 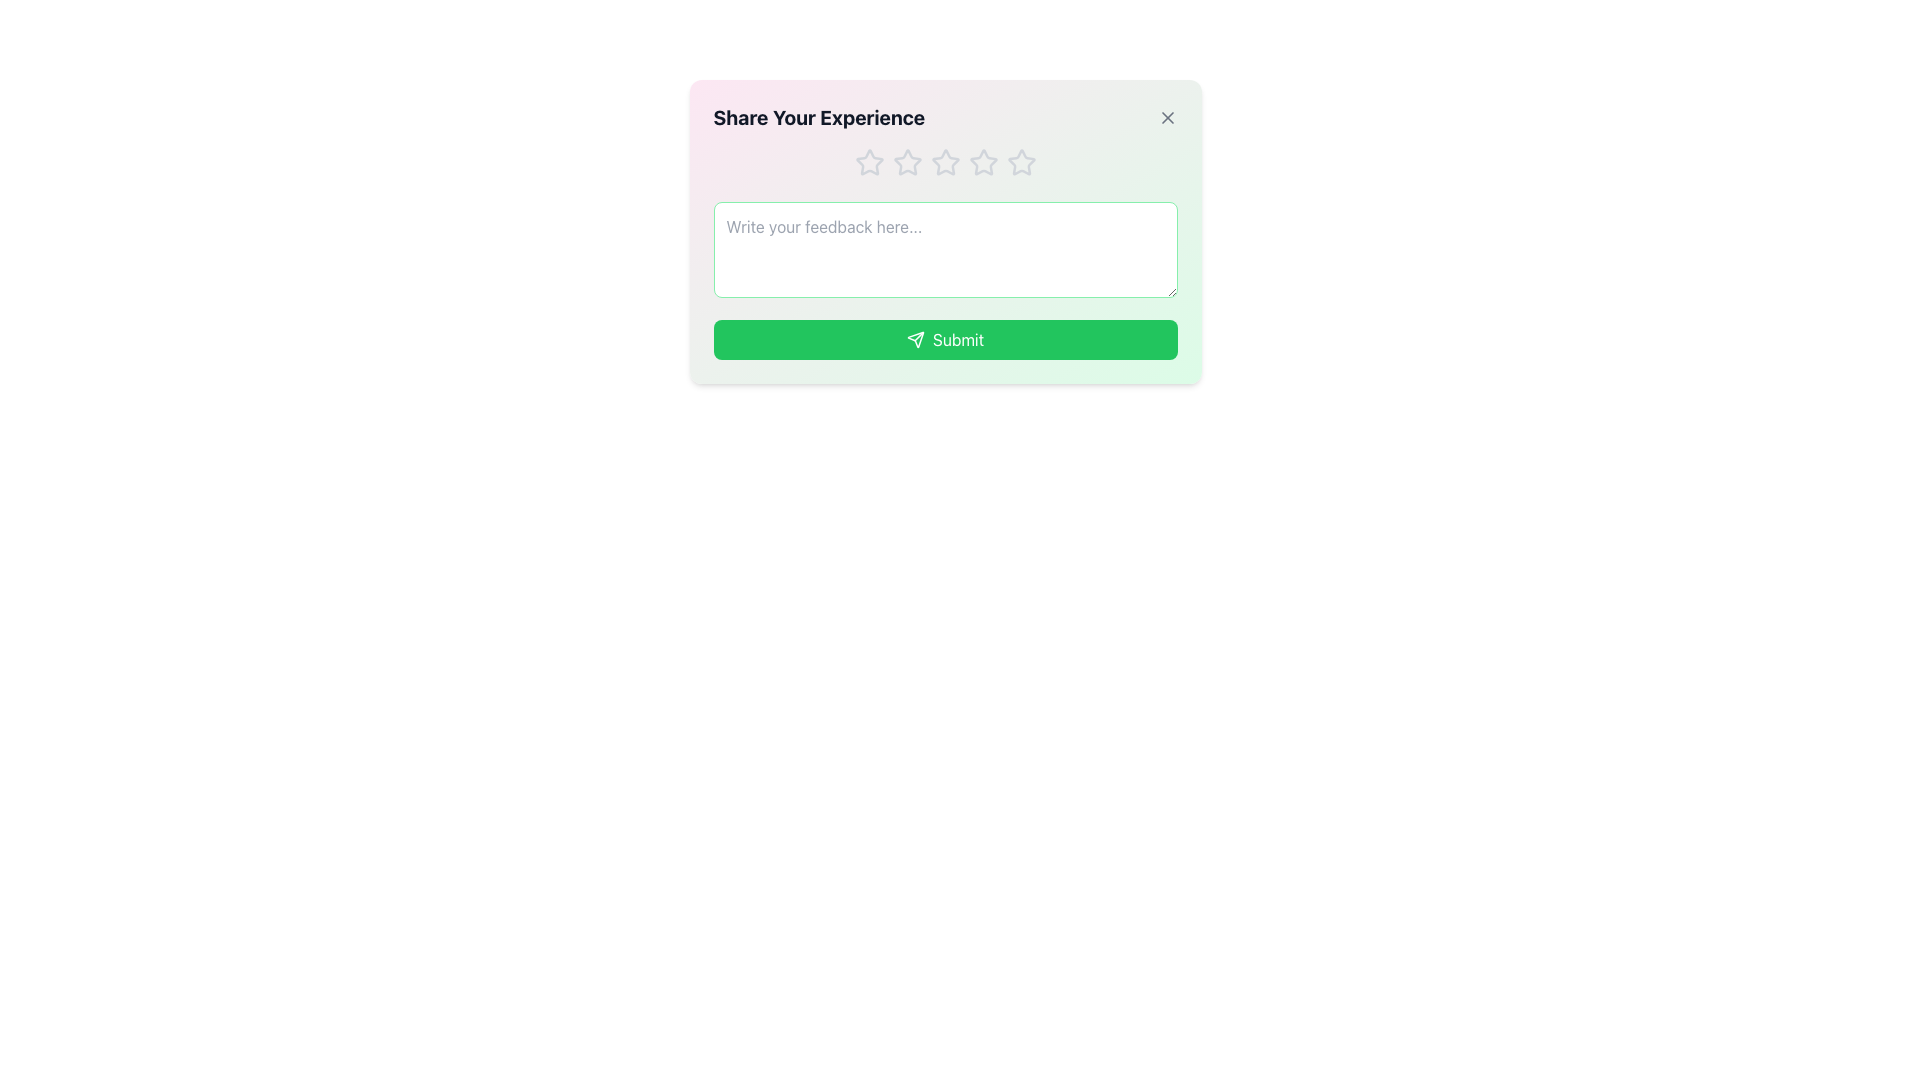 What do you see at coordinates (944, 338) in the screenshot?
I see `the 'Submit' button, which is a green rectangular button with rounded corners and white text, located at the bottom of the feedback form interface` at bounding box center [944, 338].